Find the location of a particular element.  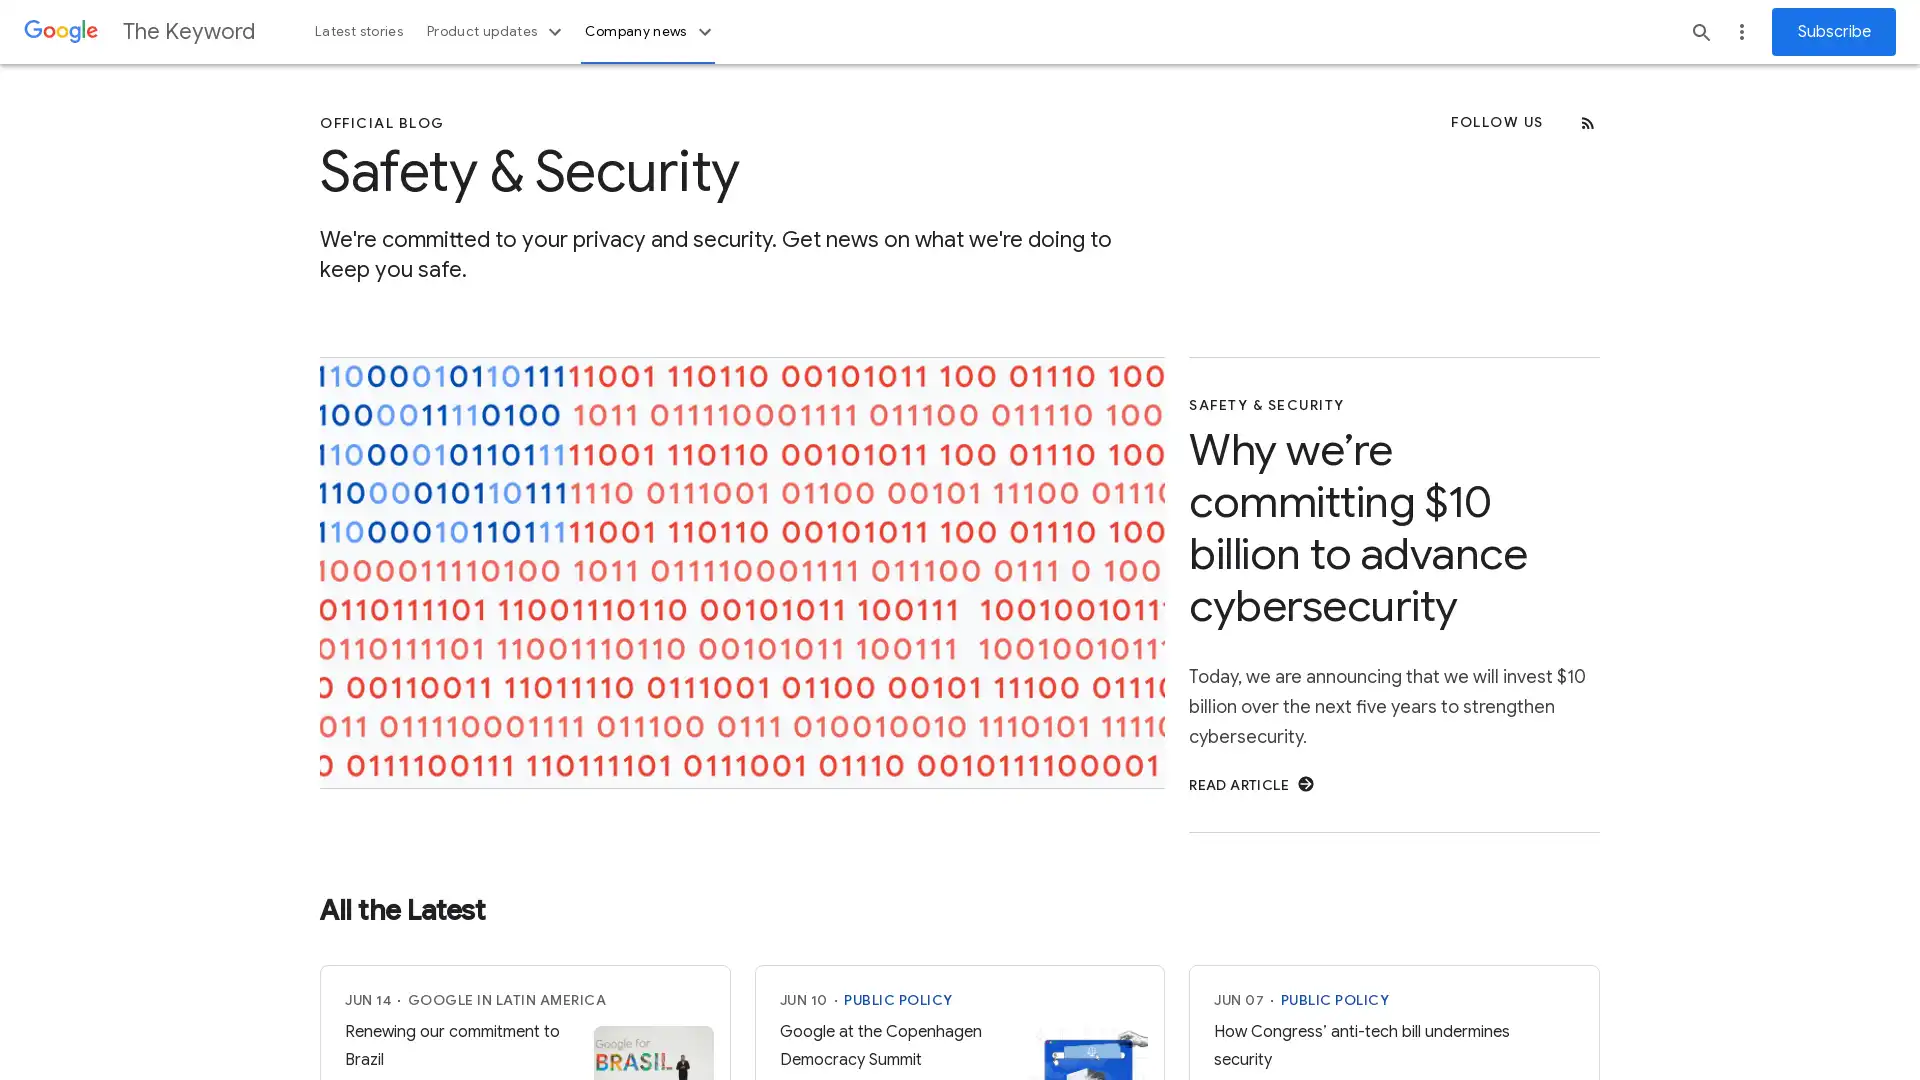

Search is located at coordinates (1701, 31).